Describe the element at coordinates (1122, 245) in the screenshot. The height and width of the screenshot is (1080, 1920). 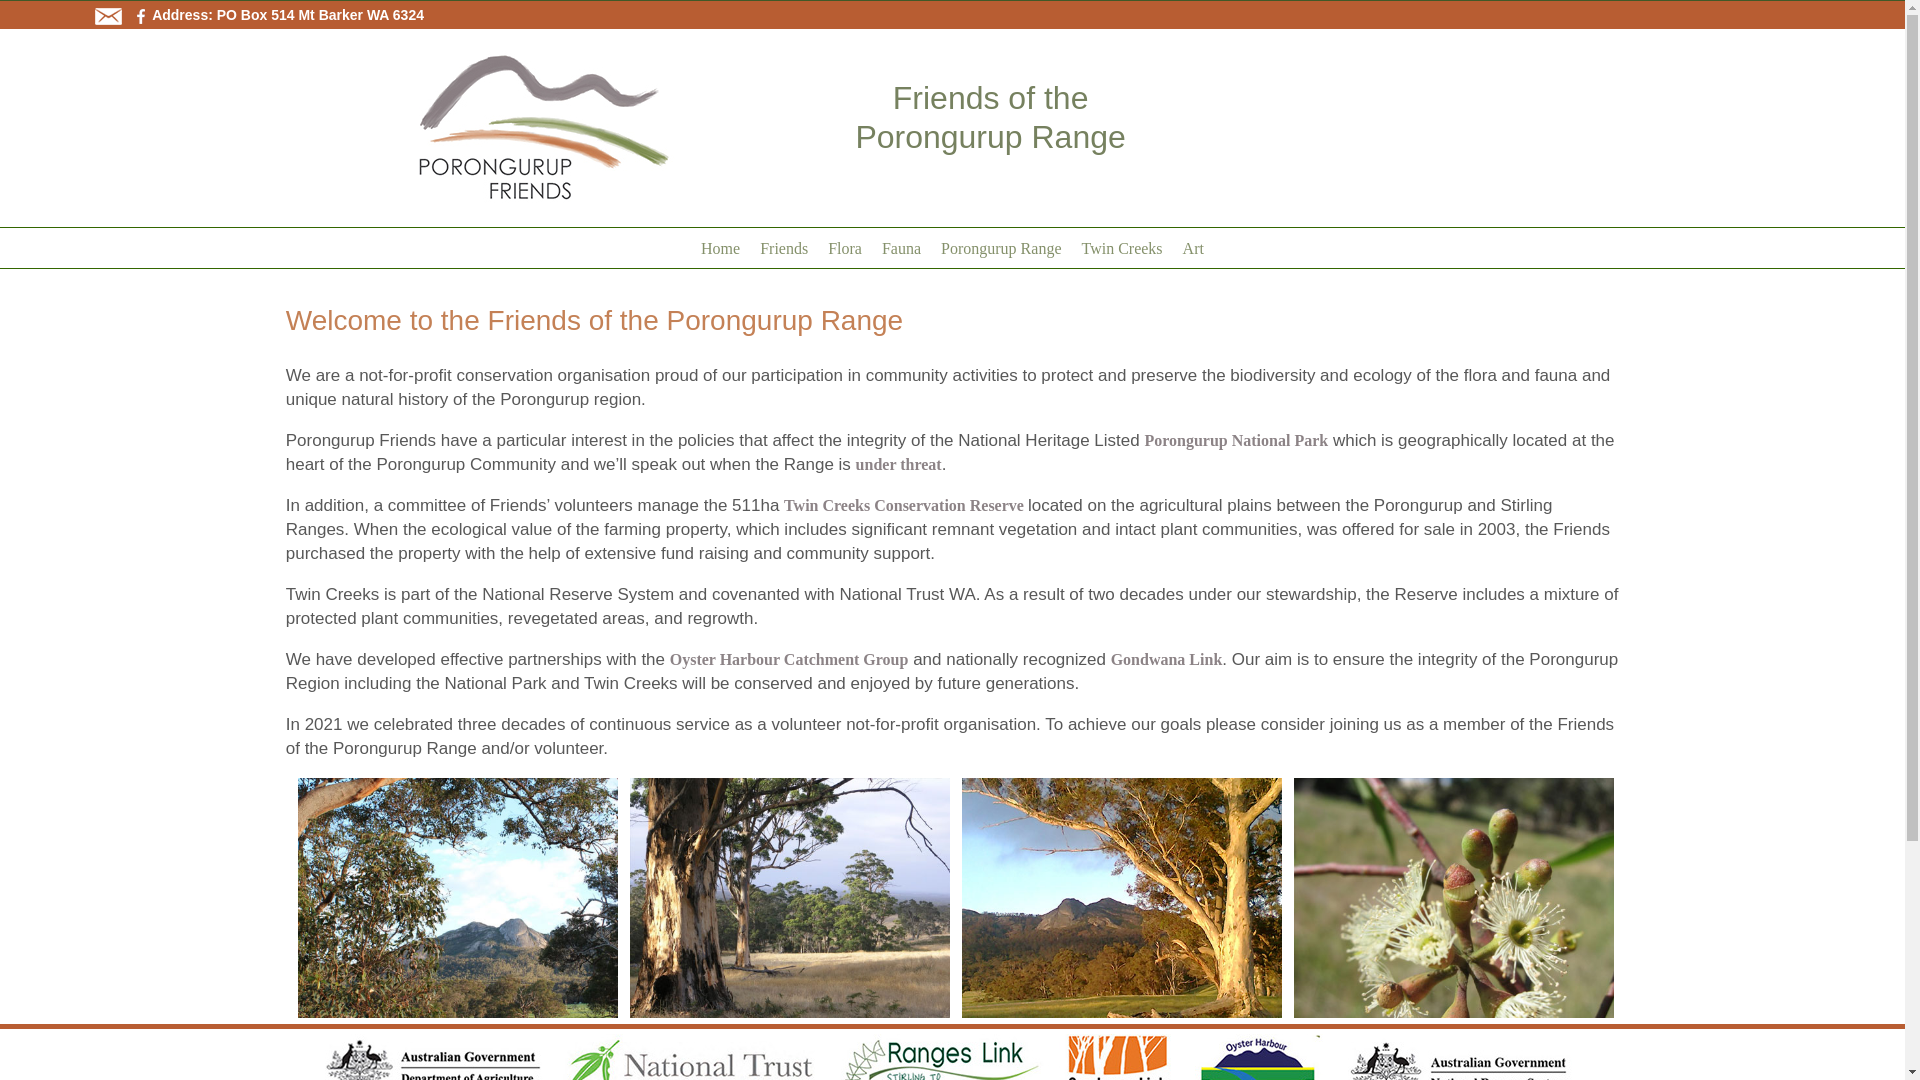
I see `'Twin Creeks'` at that location.